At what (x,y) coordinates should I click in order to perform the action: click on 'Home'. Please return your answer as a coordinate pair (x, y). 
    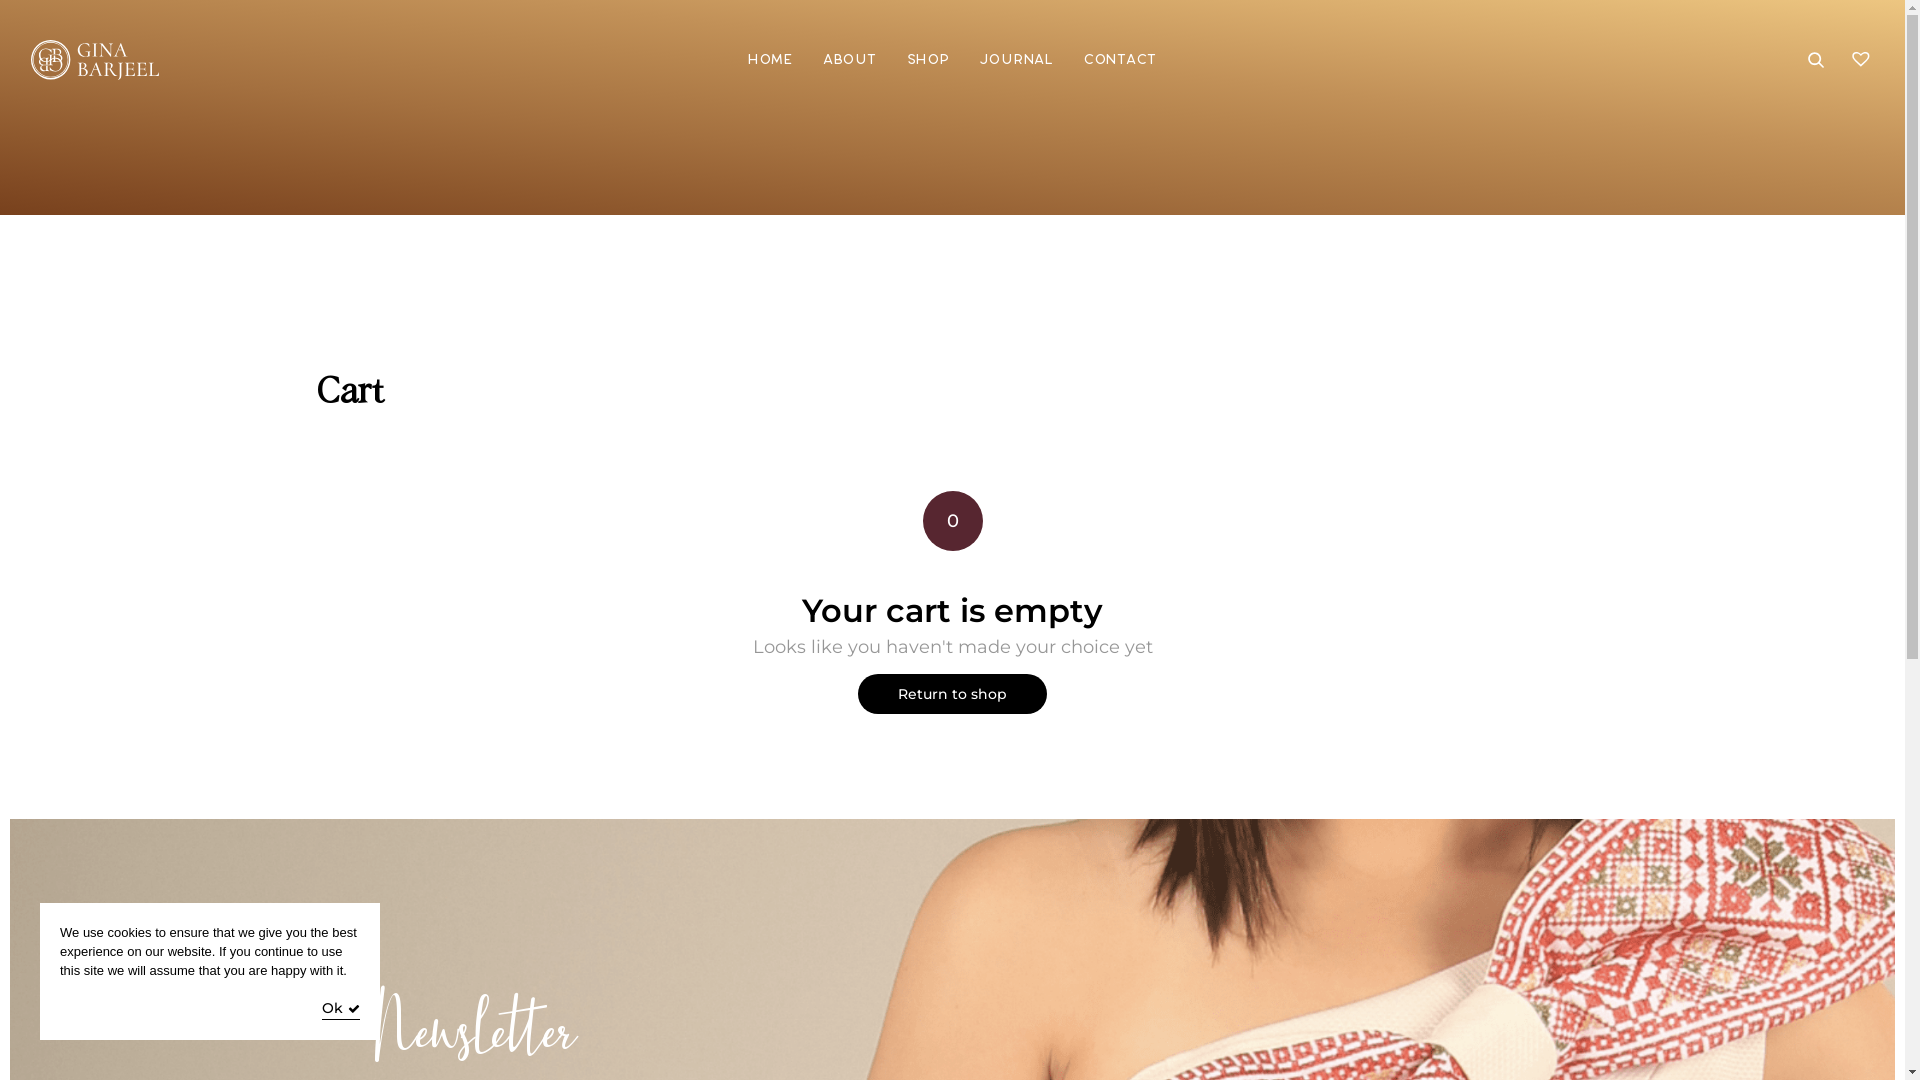
    Looking at the image, I should click on (747, 59).